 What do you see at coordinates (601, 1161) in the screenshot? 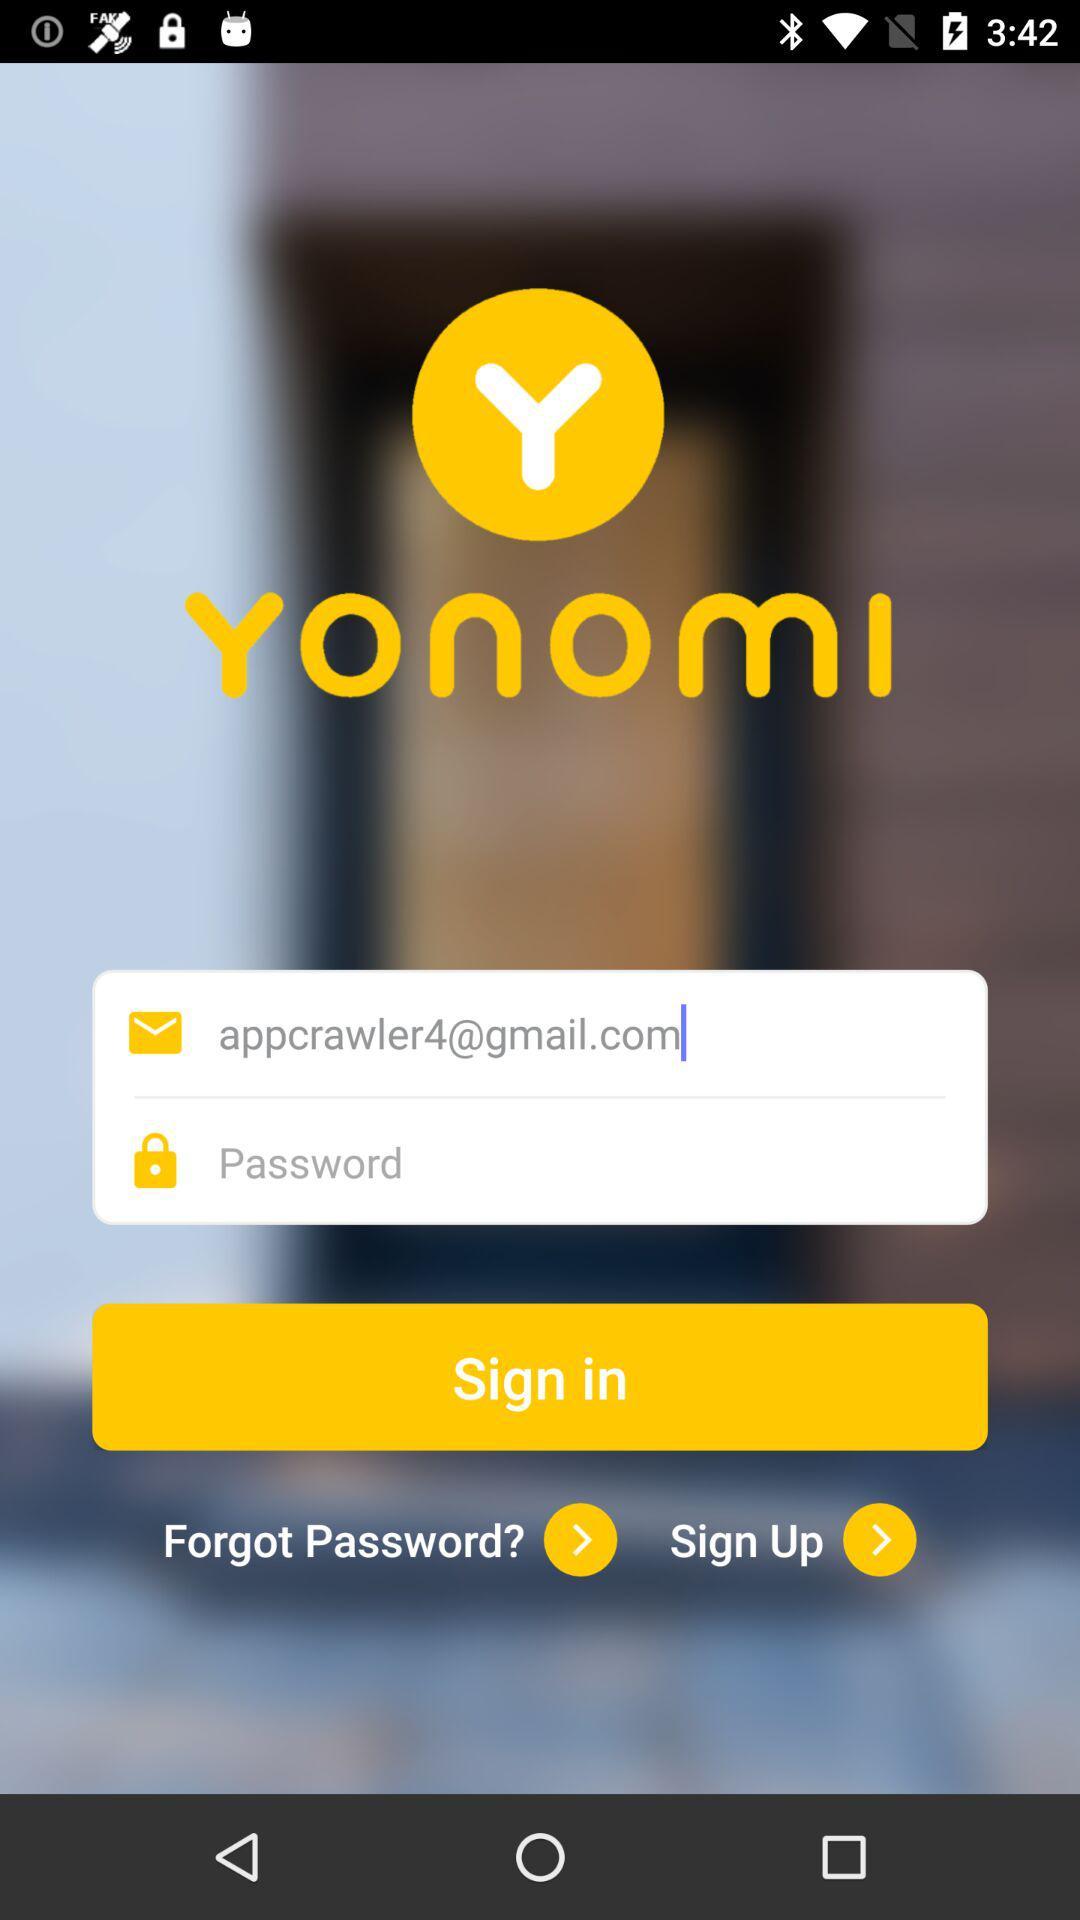
I see `your password` at bounding box center [601, 1161].